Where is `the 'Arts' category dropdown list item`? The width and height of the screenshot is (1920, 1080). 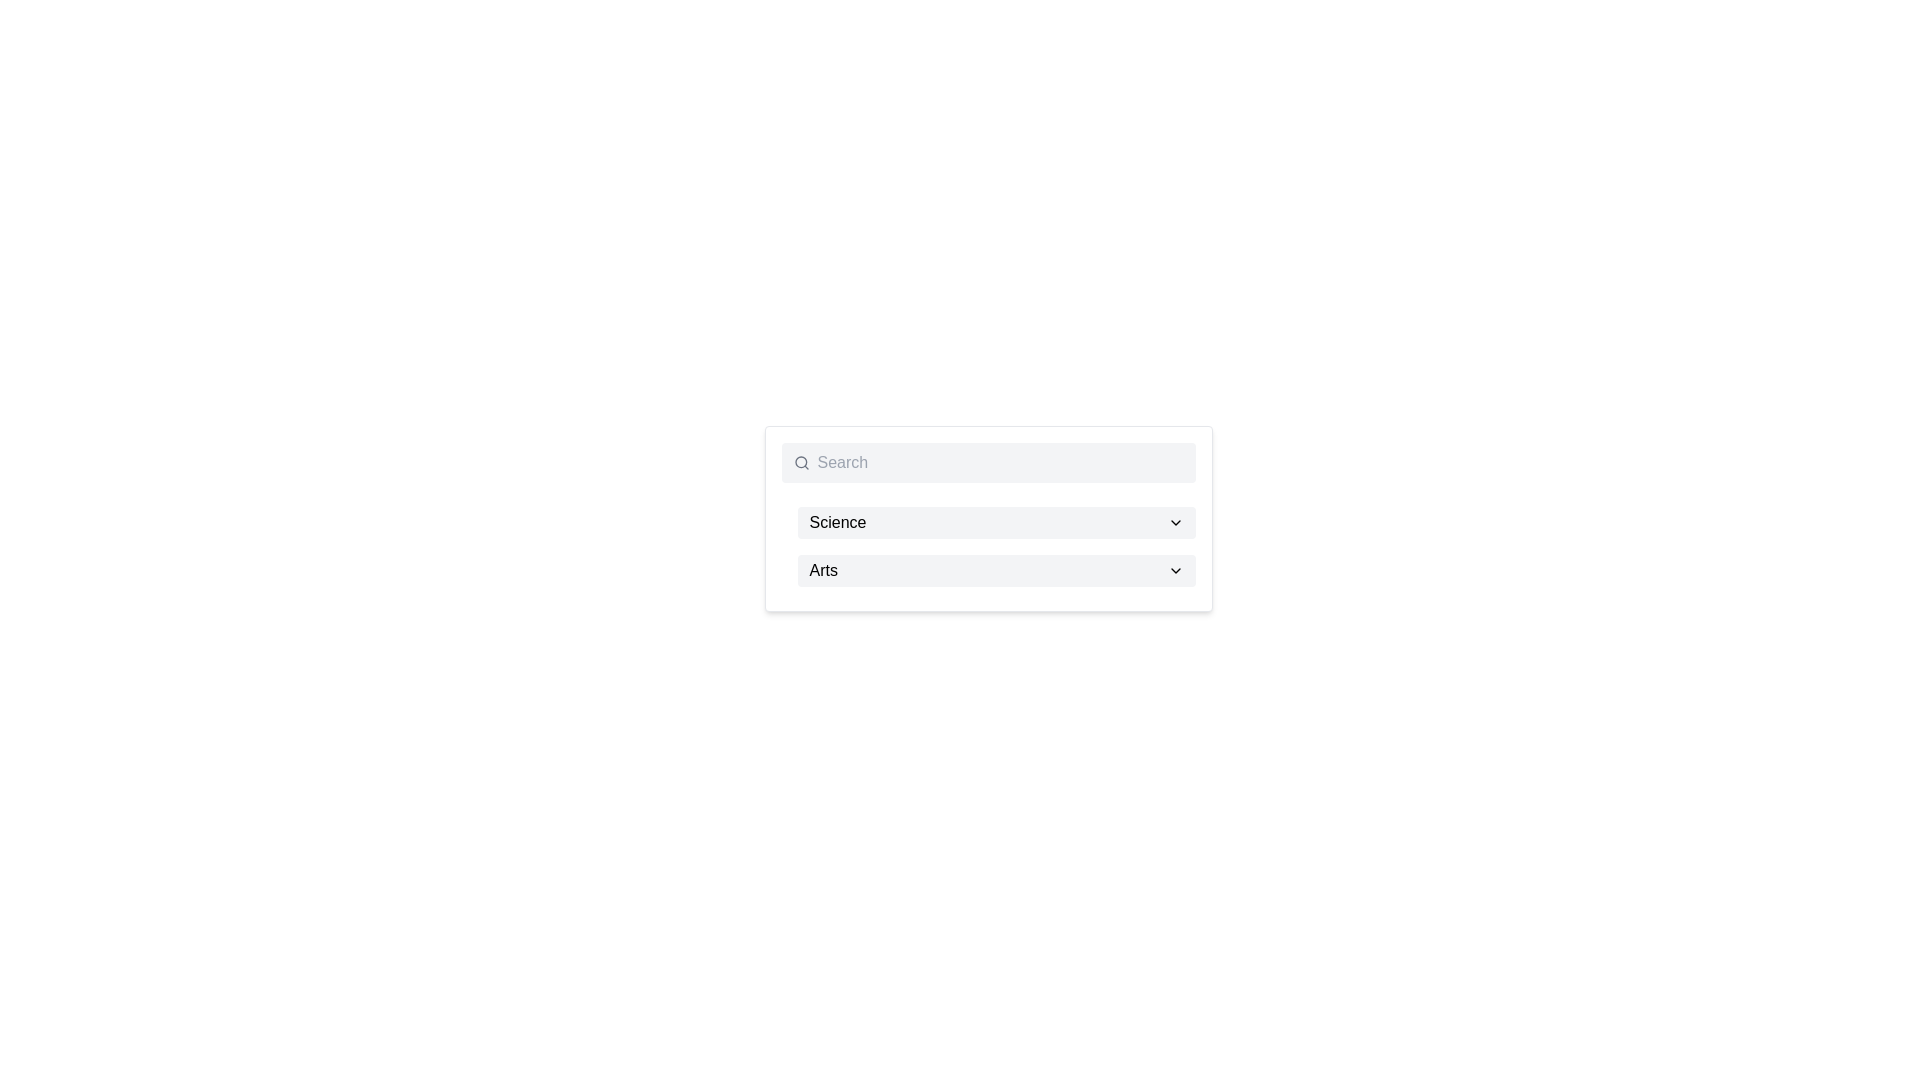 the 'Arts' category dropdown list item is located at coordinates (996, 570).